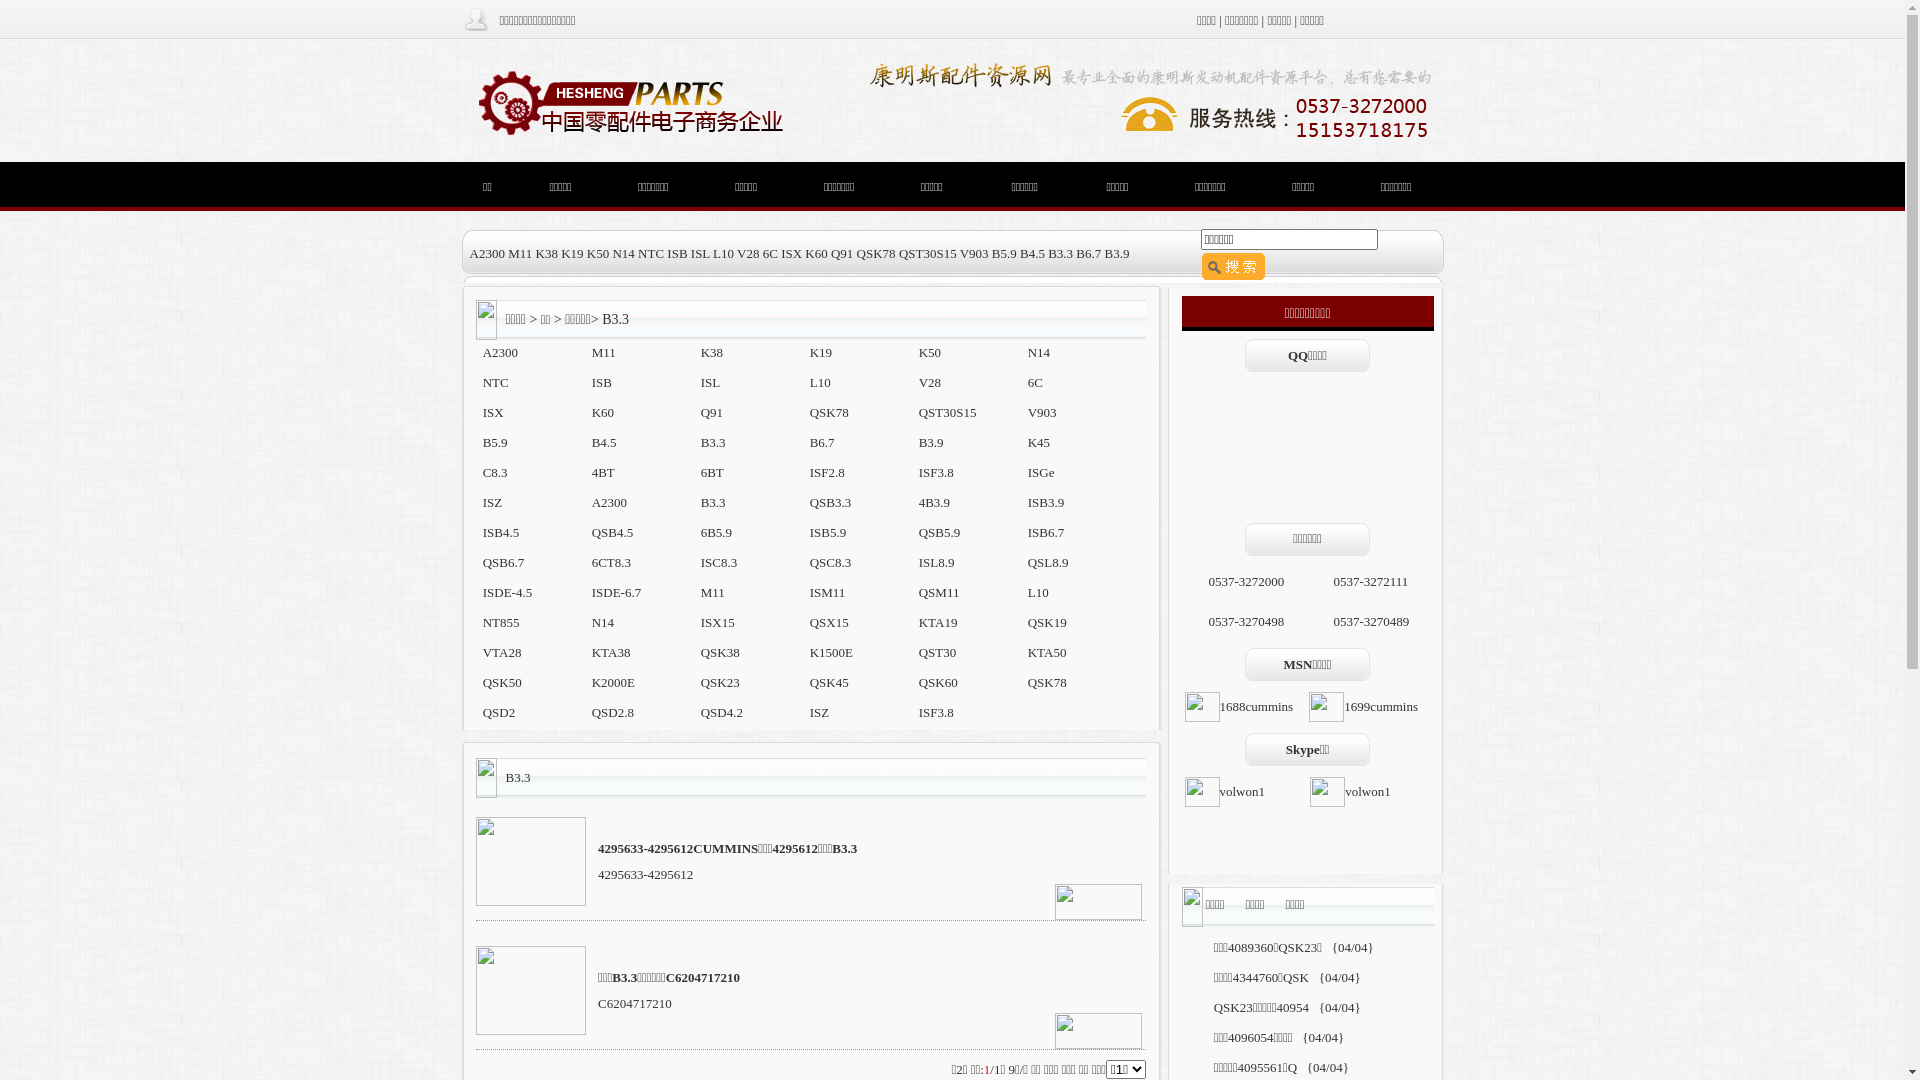  I want to click on 'ISB', so click(600, 382).